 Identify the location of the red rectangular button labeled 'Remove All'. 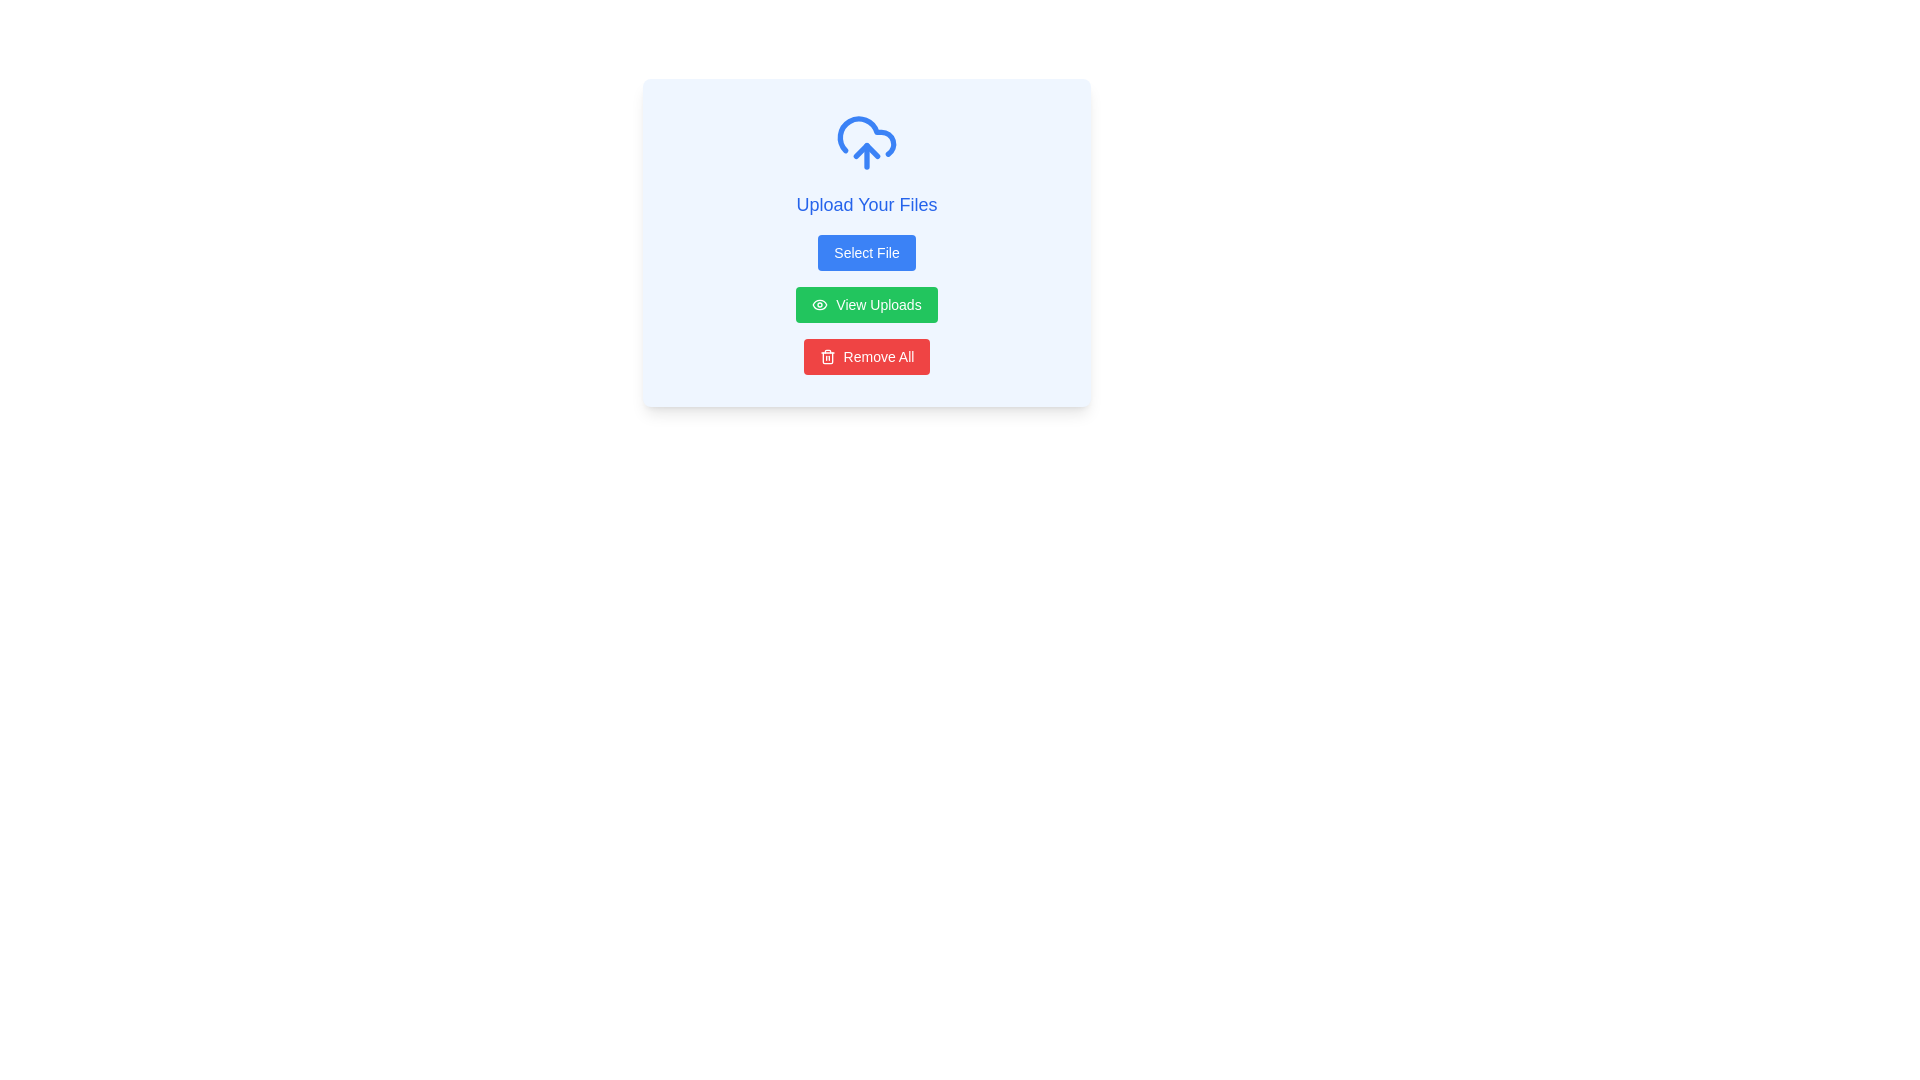
(867, 356).